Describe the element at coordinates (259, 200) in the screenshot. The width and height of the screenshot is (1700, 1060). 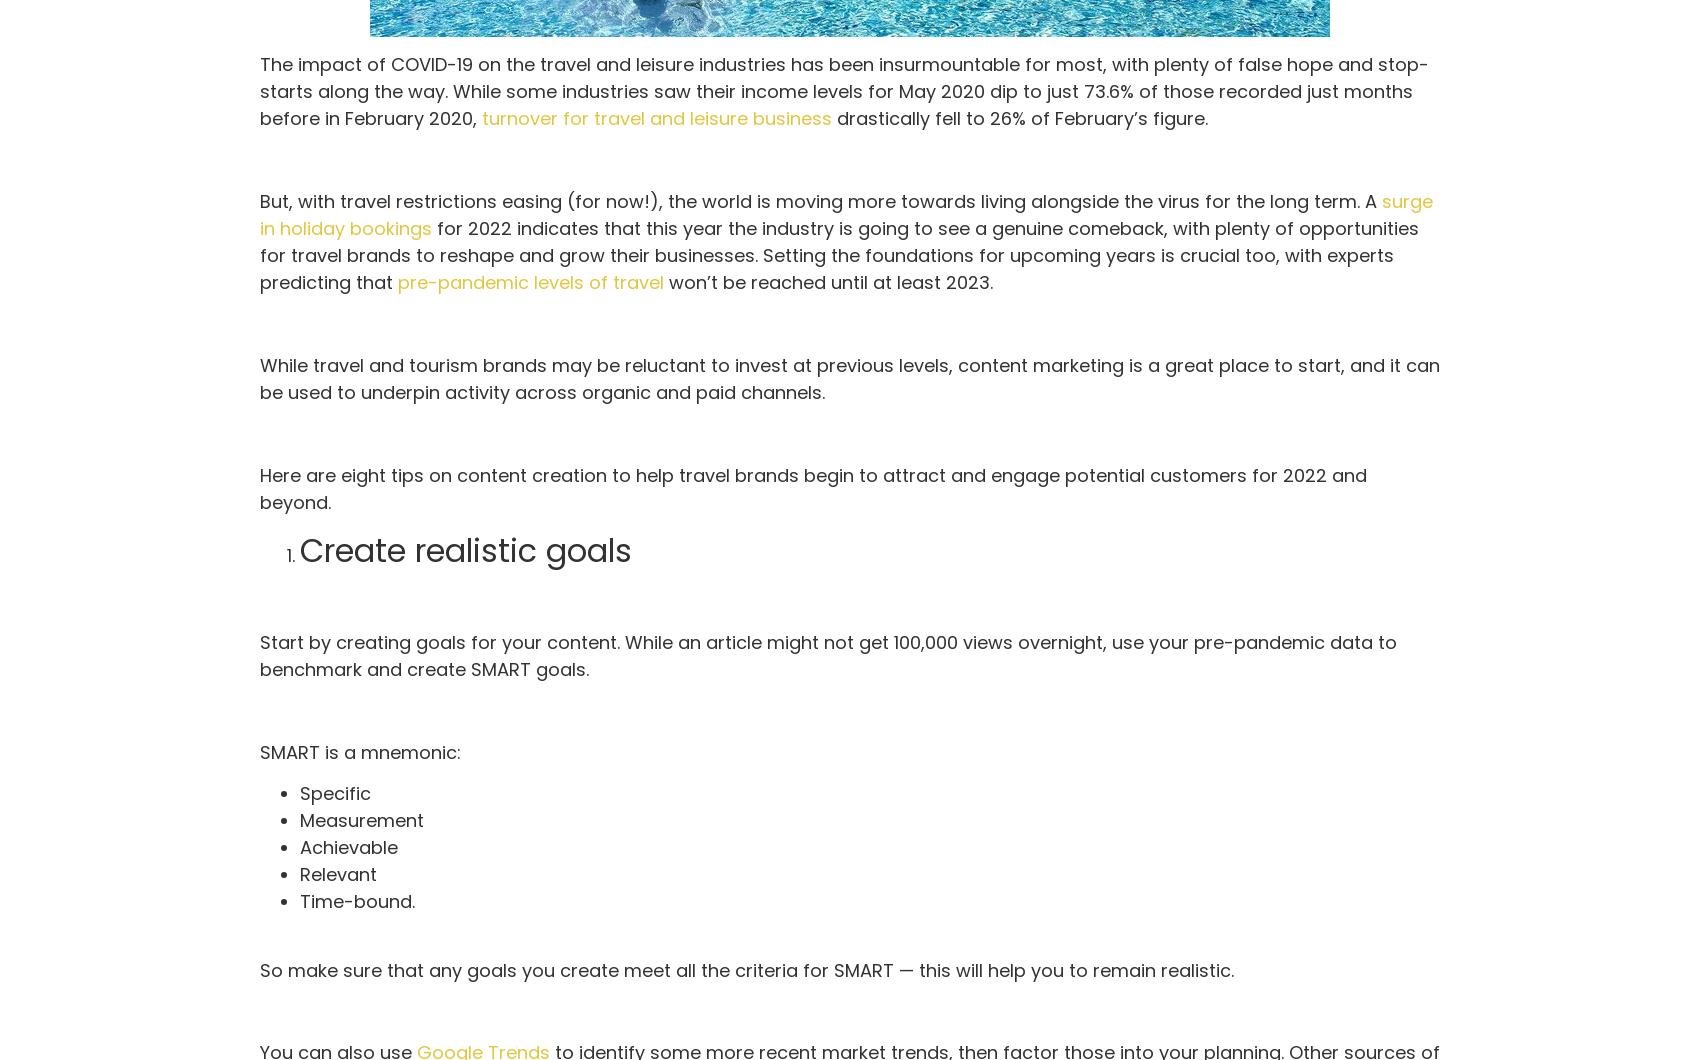
I see `'But, with travel restrictions easing (for now!), the world is moving more towards living alongside the virus for the long term. A'` at that location.